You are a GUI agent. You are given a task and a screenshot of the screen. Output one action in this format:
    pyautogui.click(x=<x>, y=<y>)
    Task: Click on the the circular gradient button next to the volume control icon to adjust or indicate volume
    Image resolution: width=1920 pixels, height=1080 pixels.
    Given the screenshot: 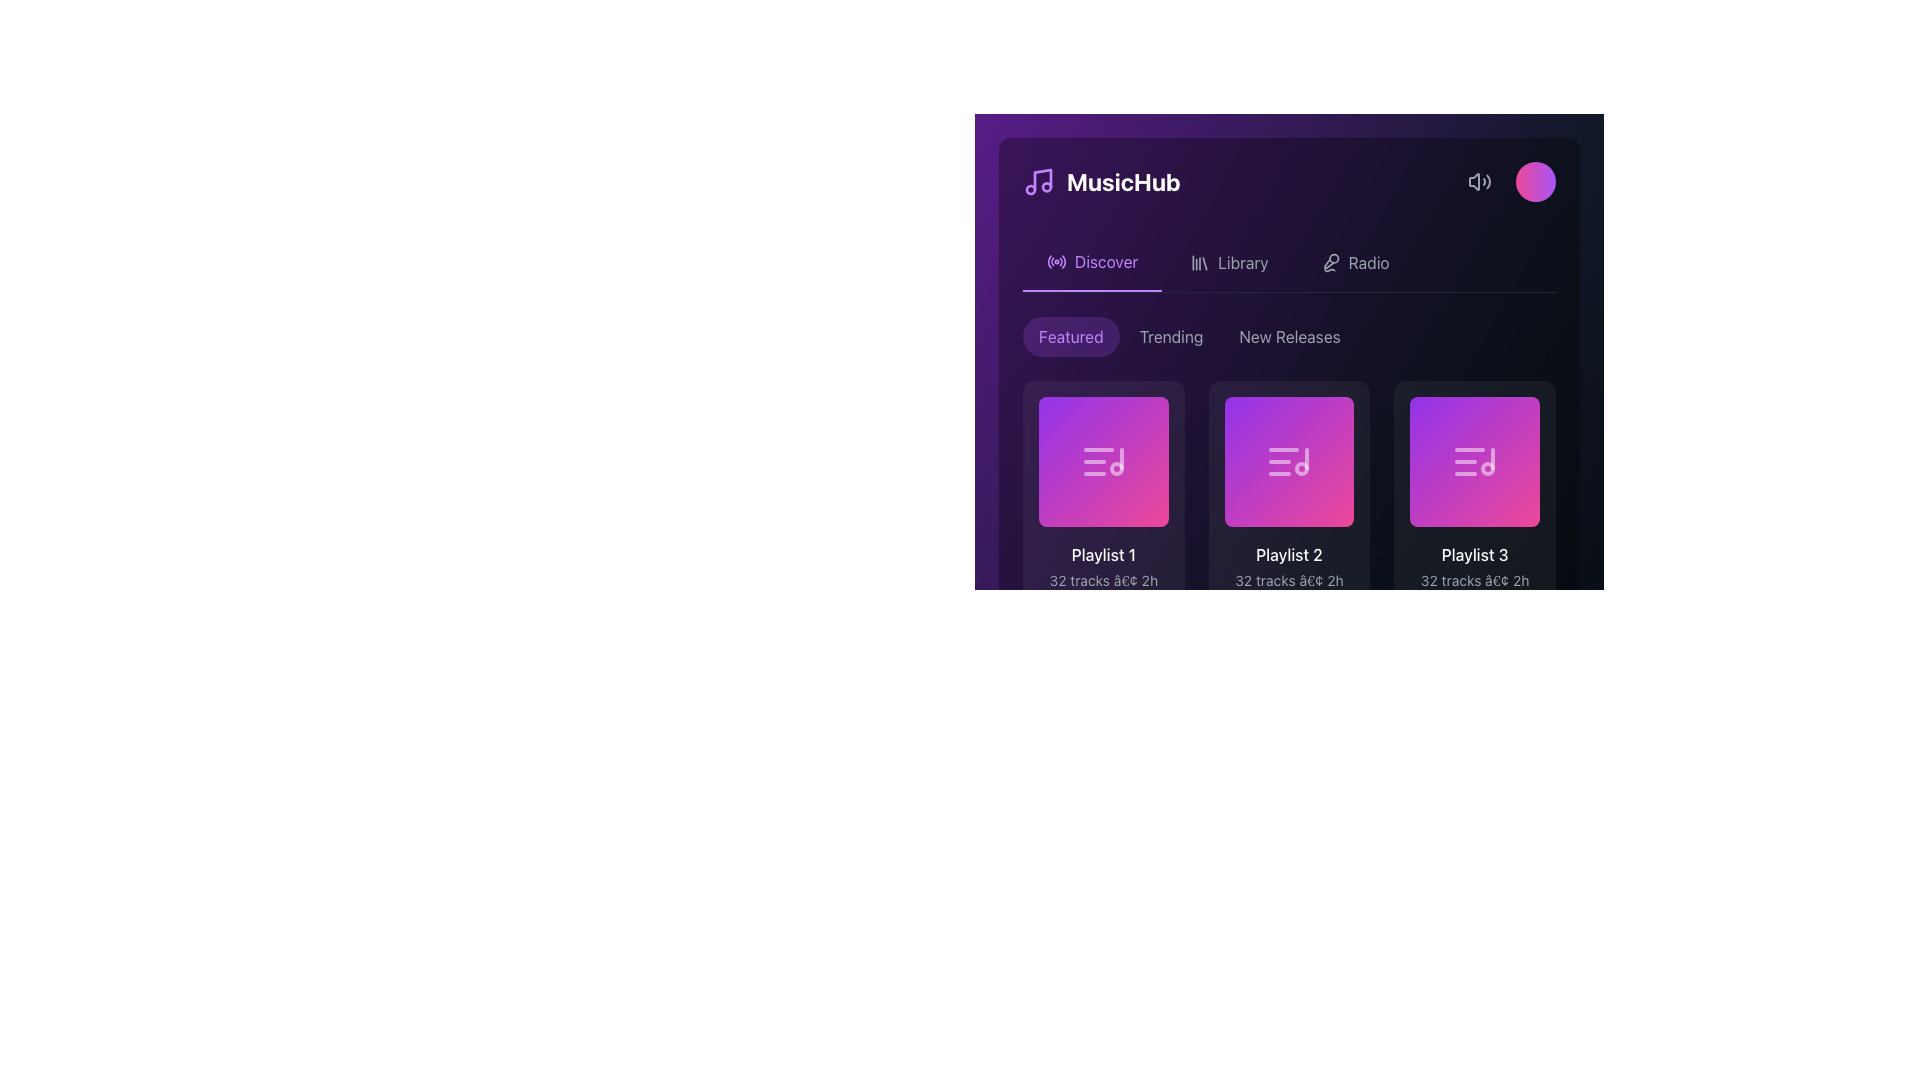 What is the action you would take?
    pyautogui.click(x=1507, y=181)
    